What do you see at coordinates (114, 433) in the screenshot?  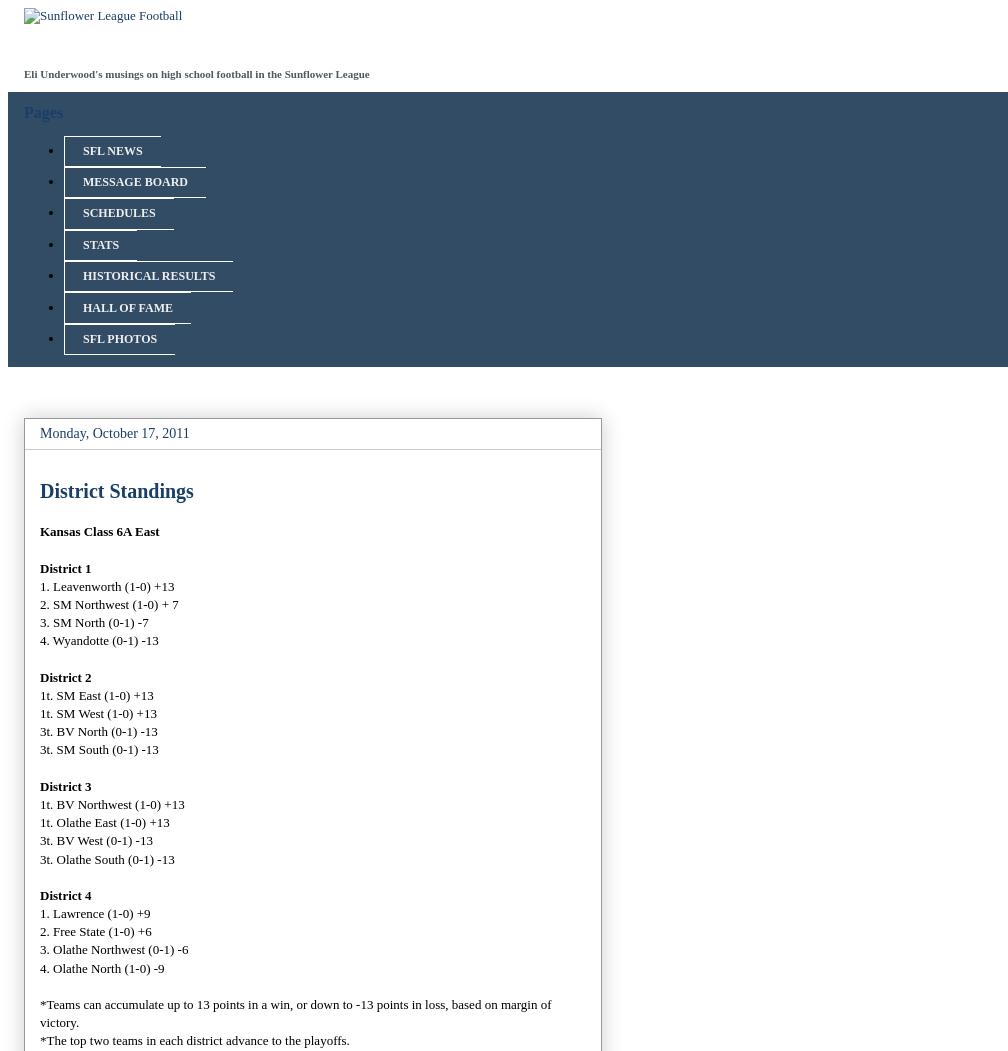 I see `'Monday, October 17, 2011'` at bounding box center [114, 433].